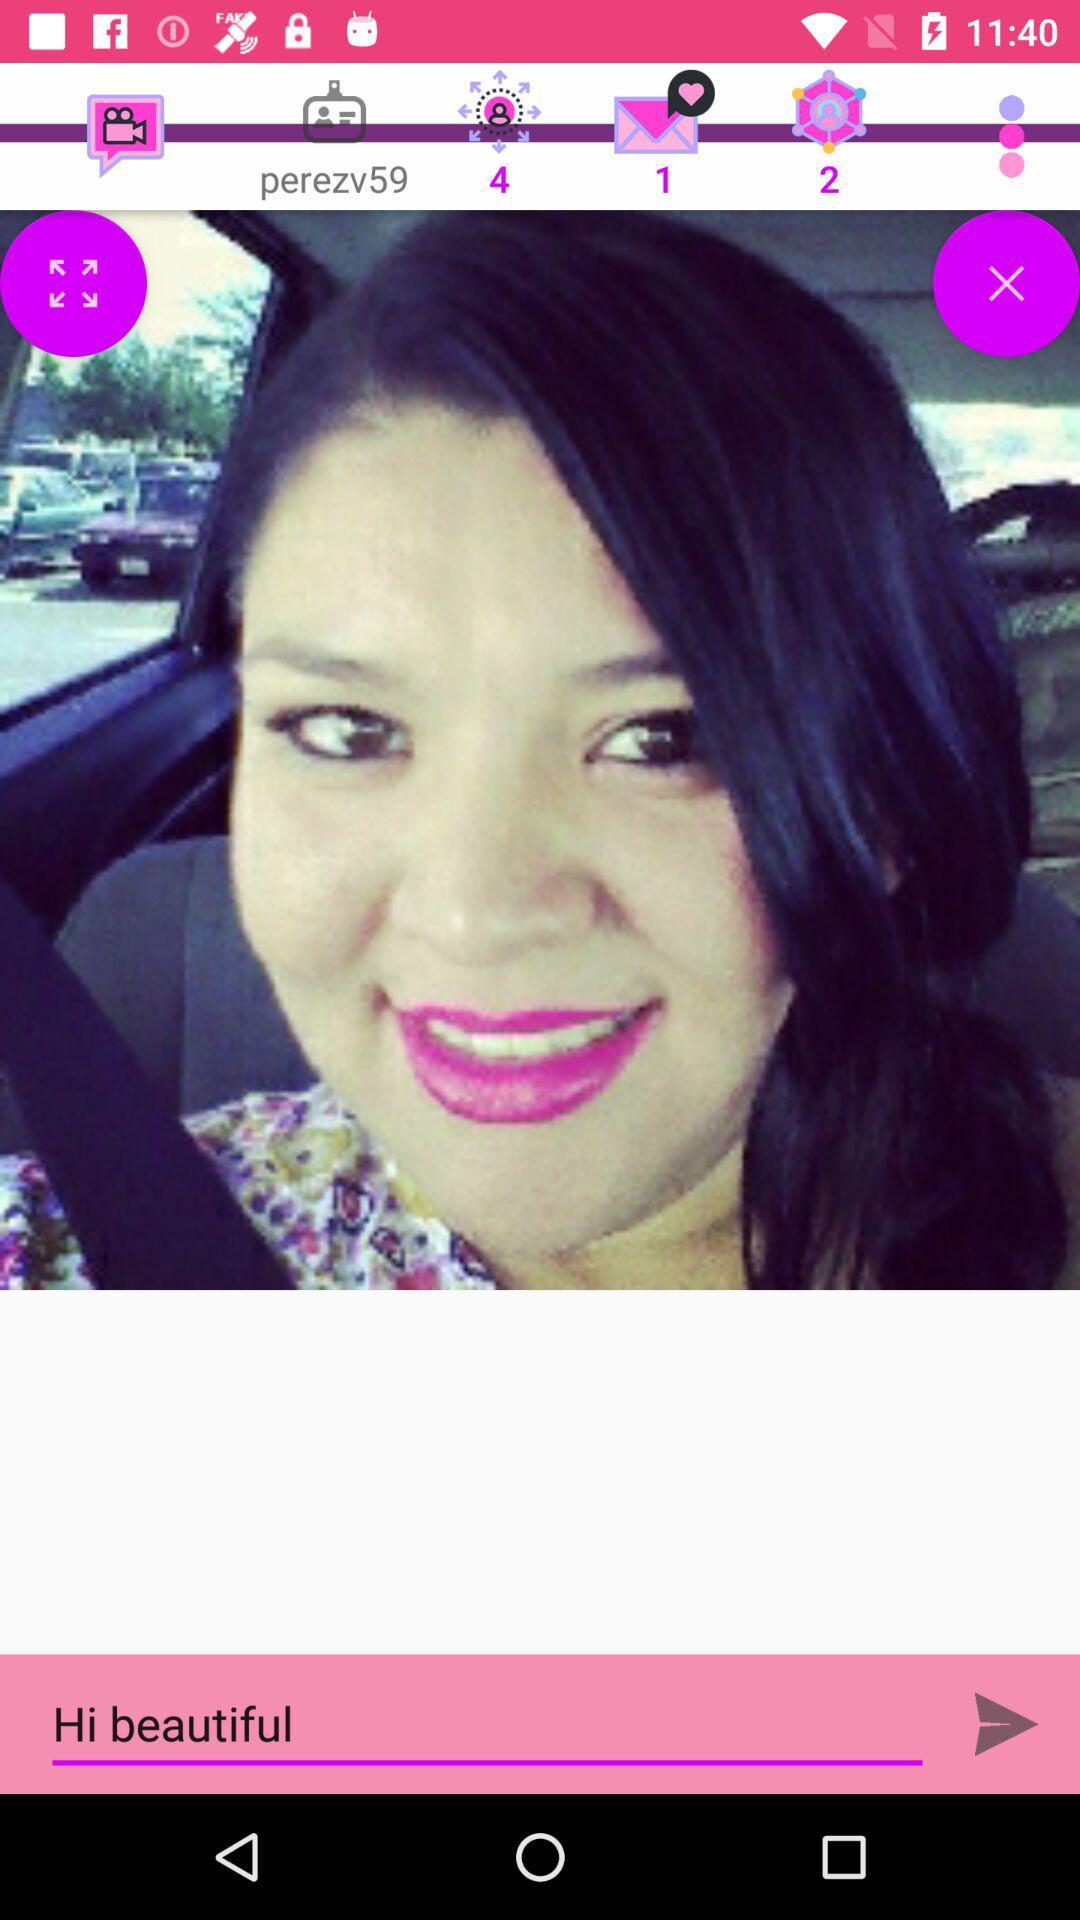  What do you see at coordinates (1006, 1723) in the screenshot?
I see `the send icon` at bounding box center [1006, 1723].